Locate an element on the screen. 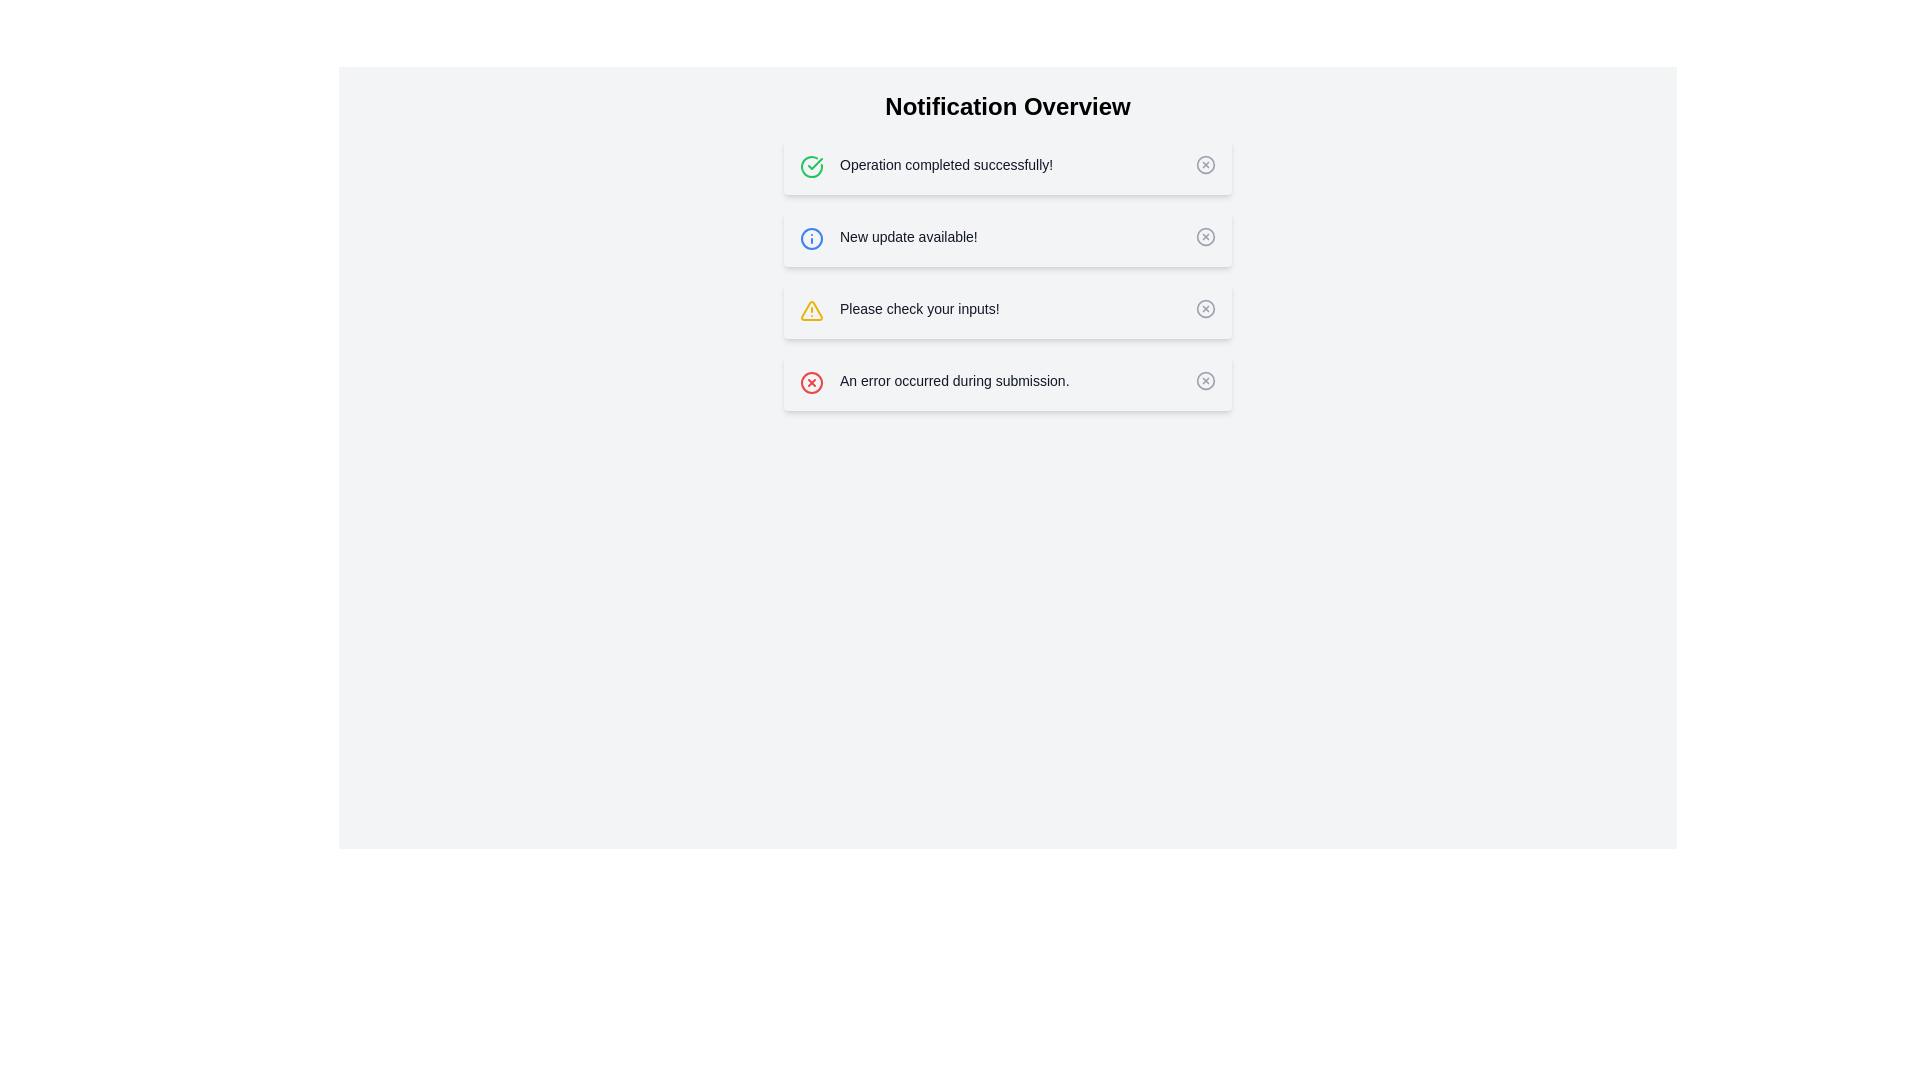 The width and height of the screenshot is (1920, 1080). heading text 'Notification Overview' which is a bold and larger title indicating the main heading of the notifications section is located at coordinates (1008, 107).